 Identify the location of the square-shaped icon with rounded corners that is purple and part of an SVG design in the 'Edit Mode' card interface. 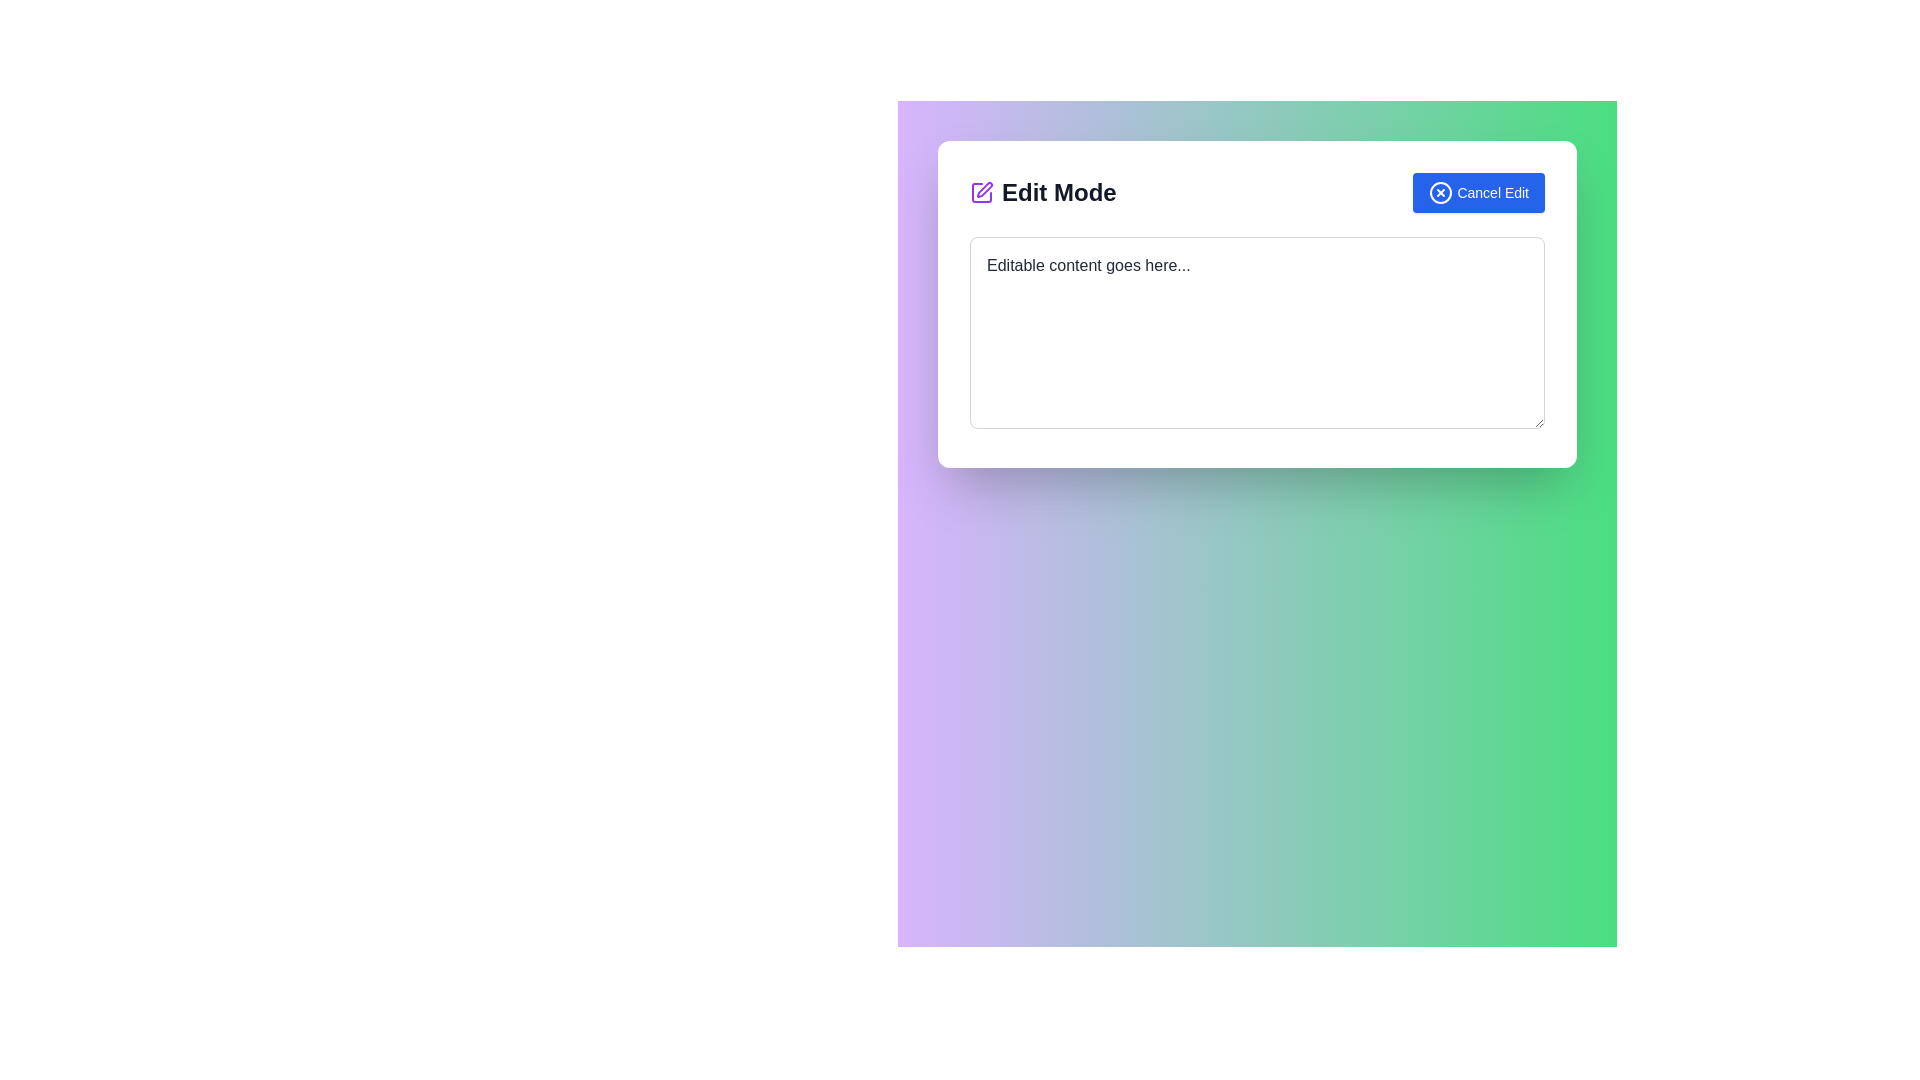
(982, 192).